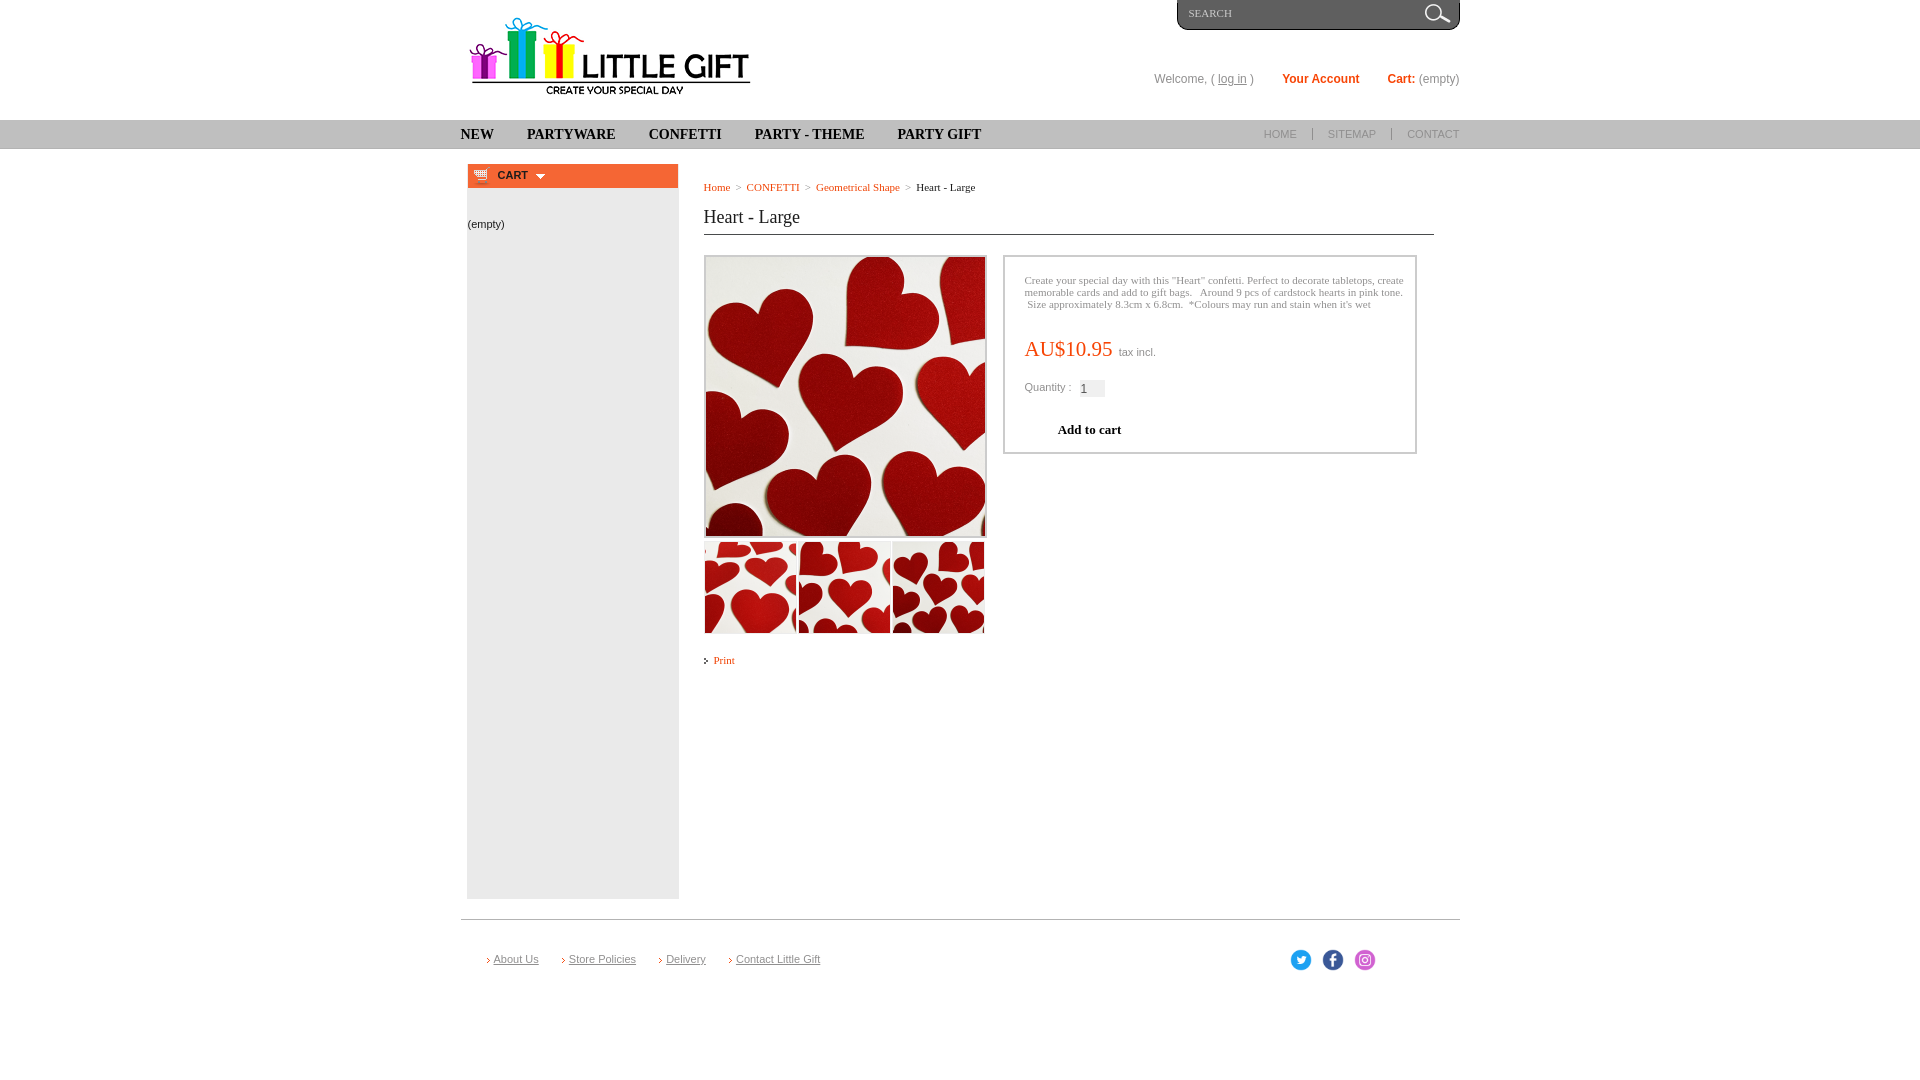 This screenshot has width=1920, height=1080. I want to click on 'About Us', so click(516, 958).